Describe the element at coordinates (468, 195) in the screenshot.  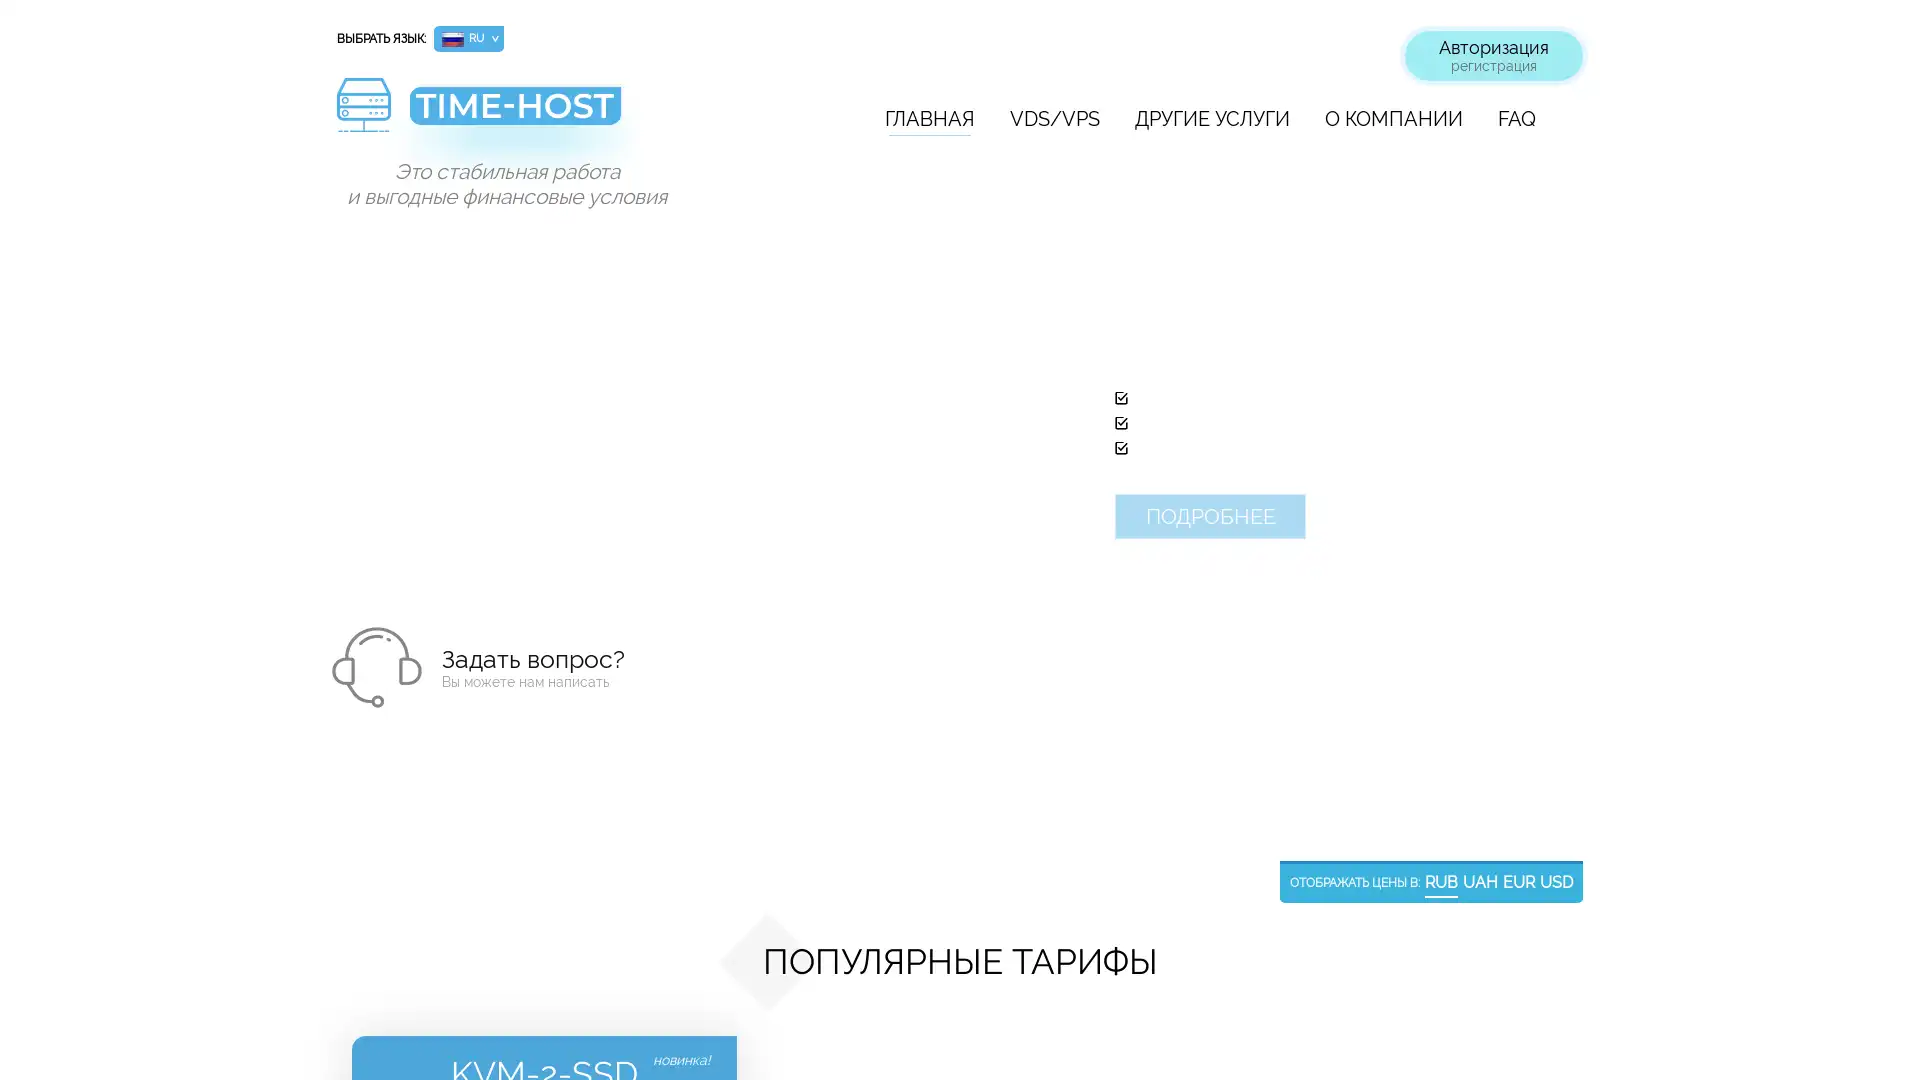
I see `it IT` at that location.